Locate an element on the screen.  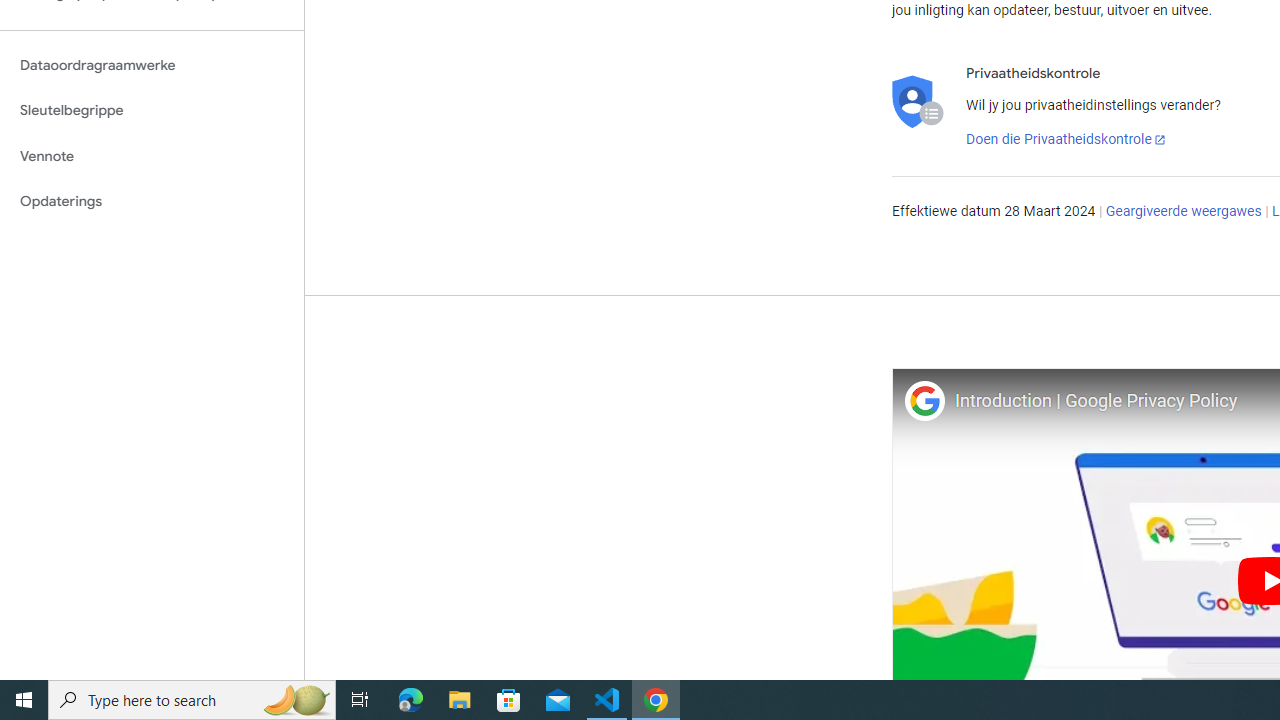
'Fotobeeld van Google' is located at coordinates (923, 400).